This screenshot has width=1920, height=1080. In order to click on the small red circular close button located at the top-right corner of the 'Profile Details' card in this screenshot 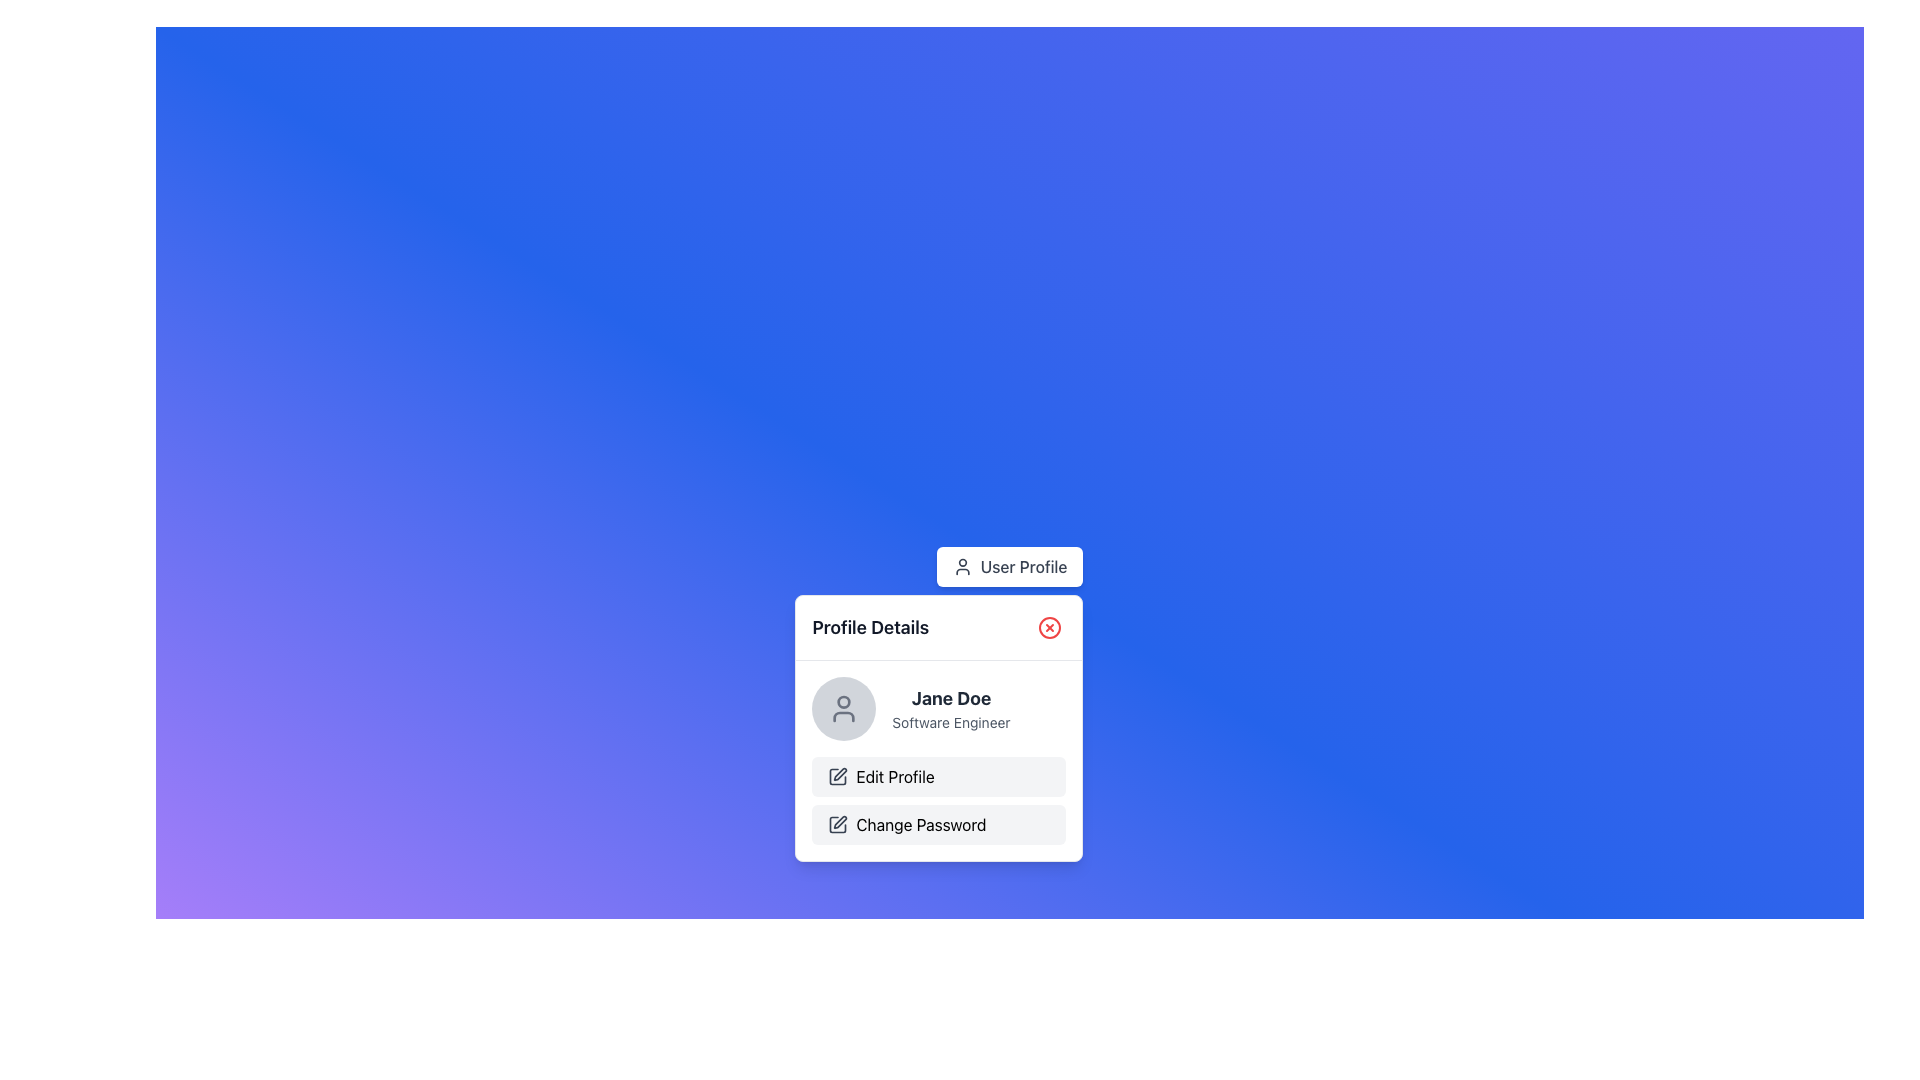, I will do `click(1049, 627)`.